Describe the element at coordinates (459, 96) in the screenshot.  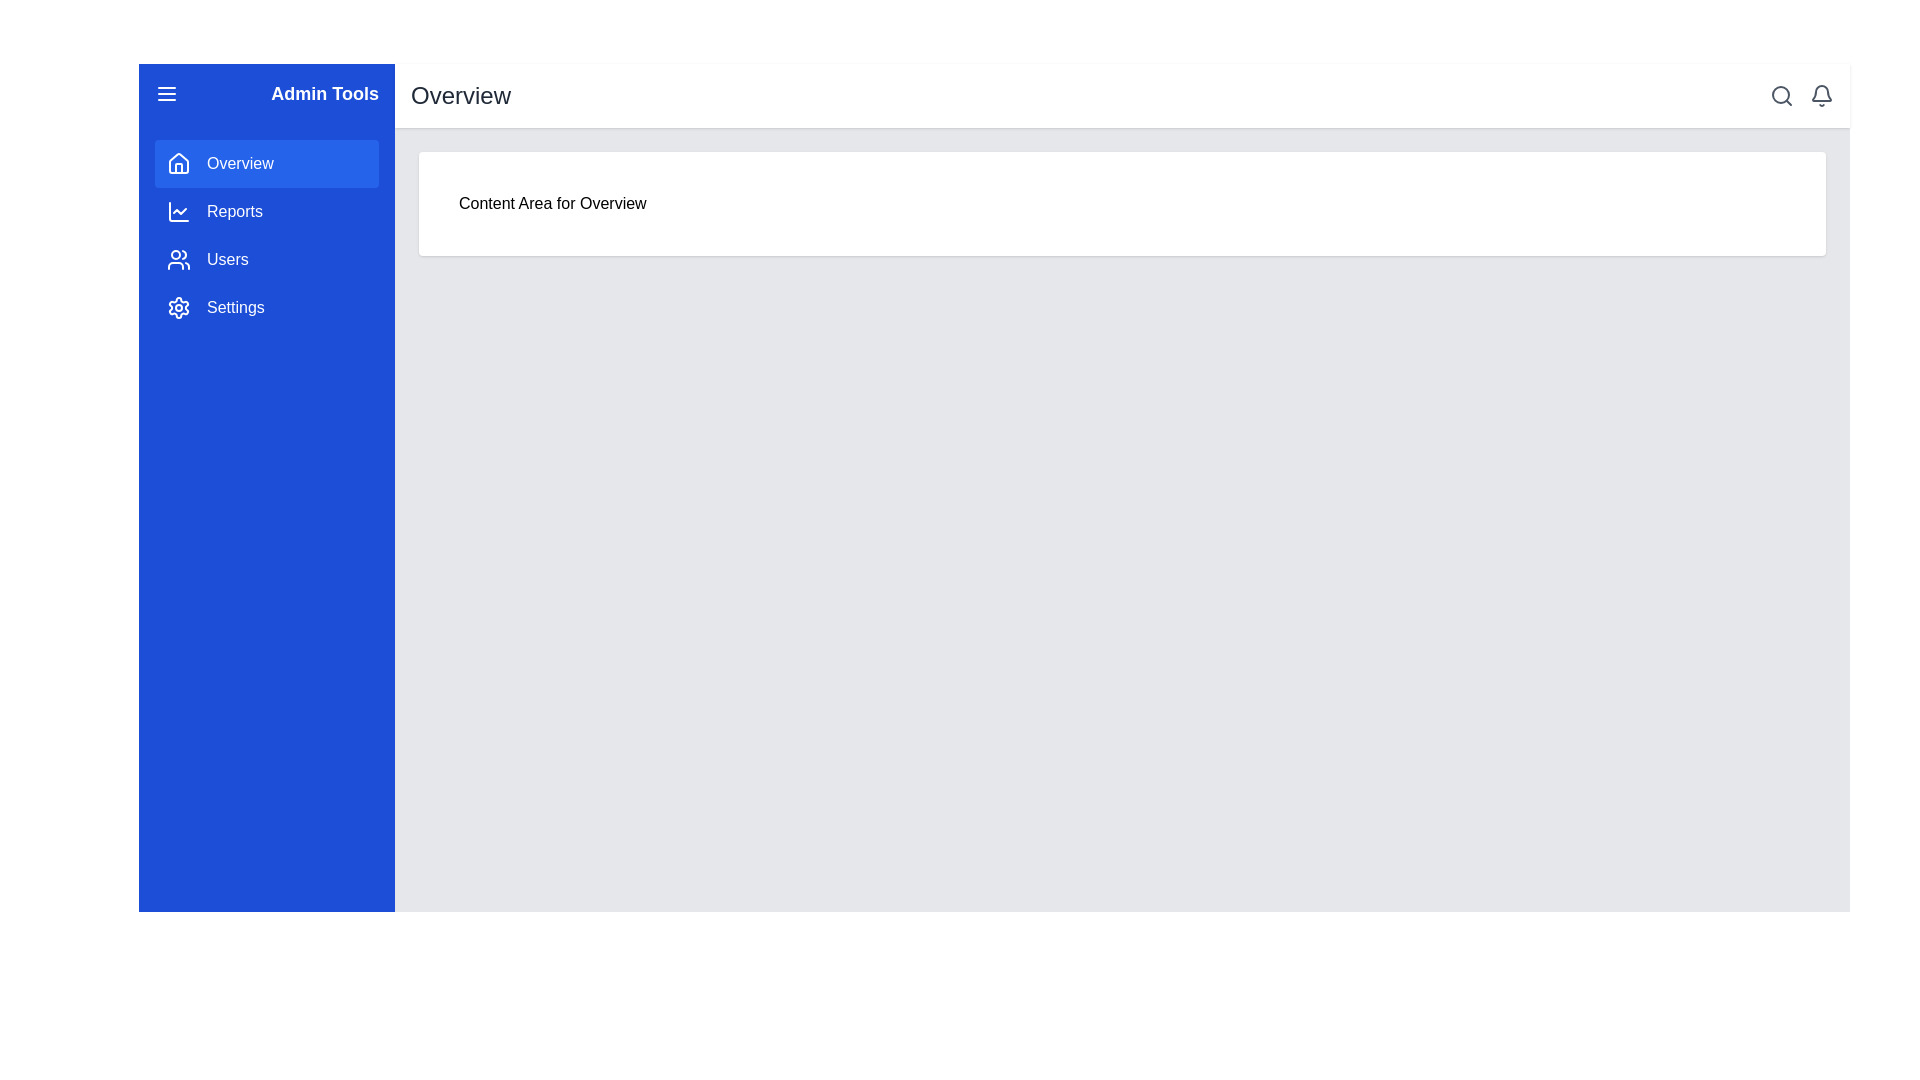
I see `'Overview' text label located at the top-center of the header section, which is styled in a large, bold, dark gray font` at that location.